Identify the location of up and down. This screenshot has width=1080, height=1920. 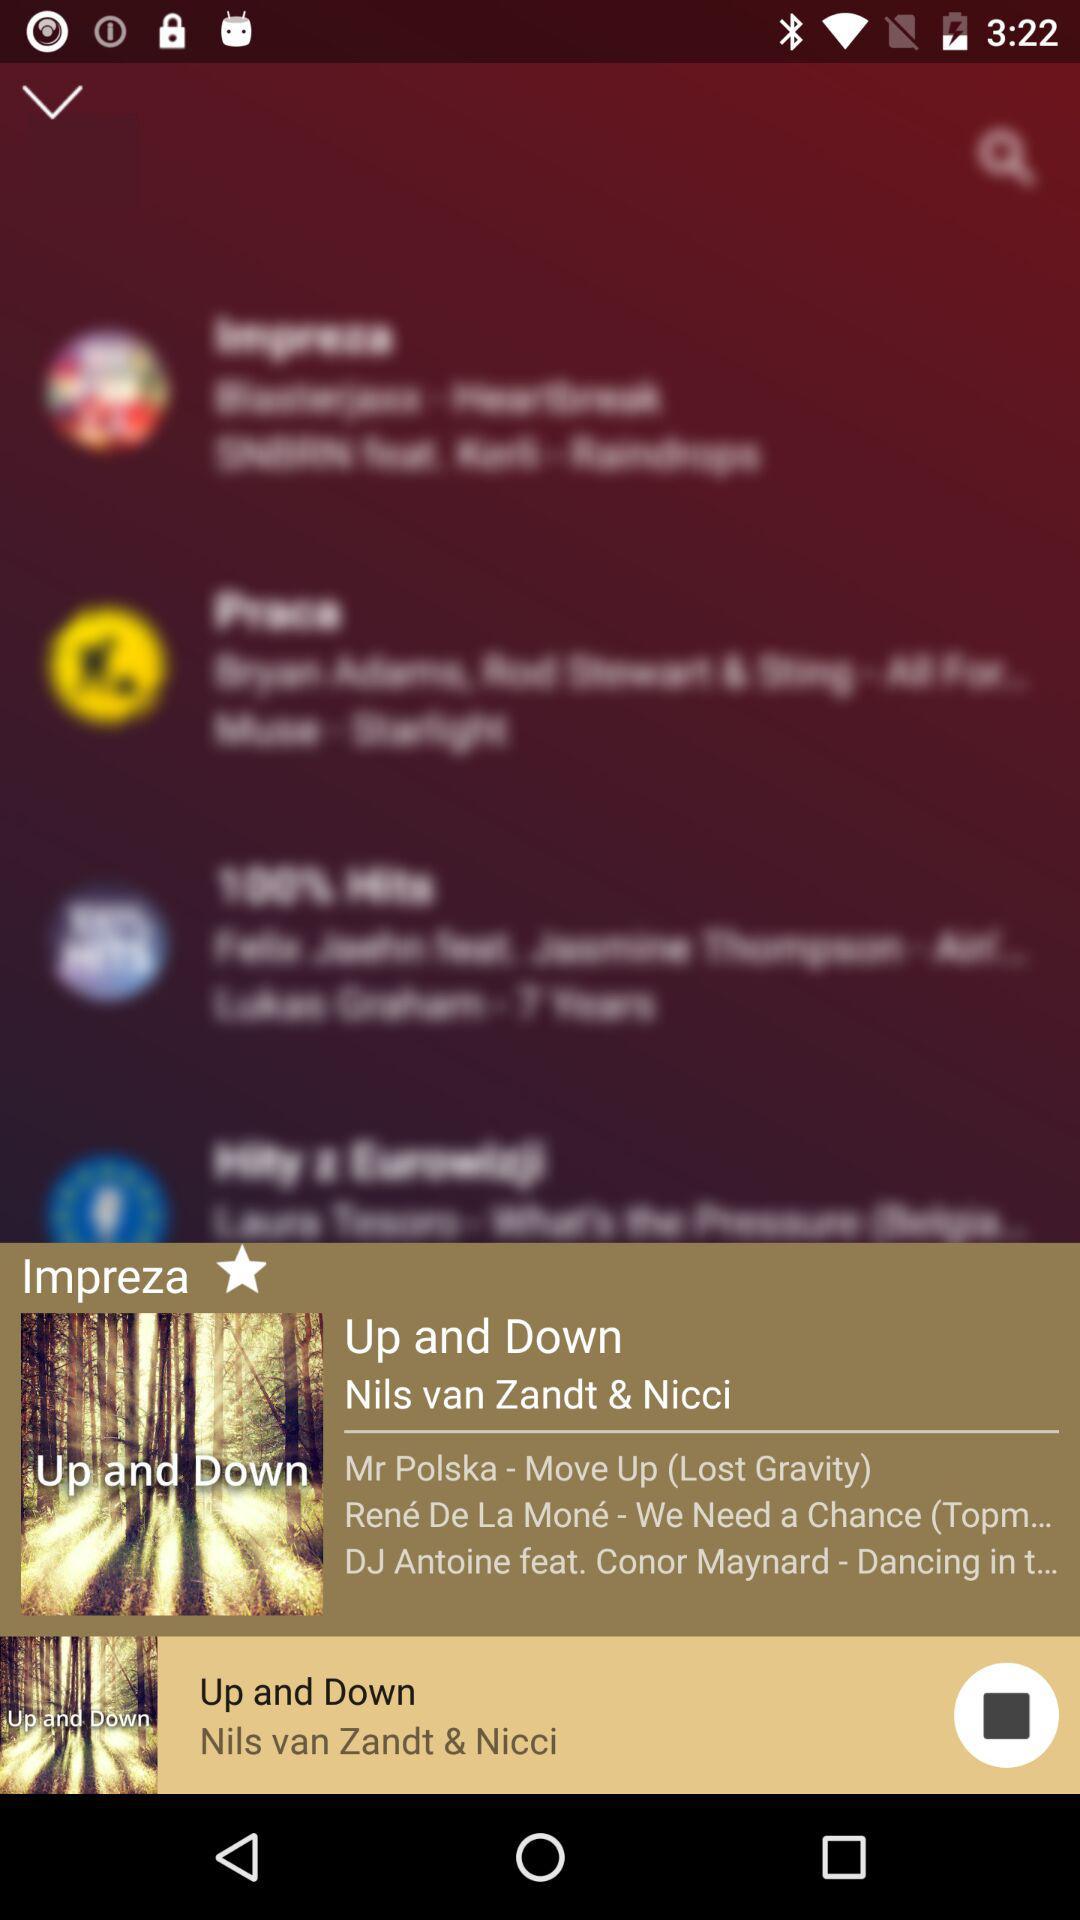
(232, 1271).